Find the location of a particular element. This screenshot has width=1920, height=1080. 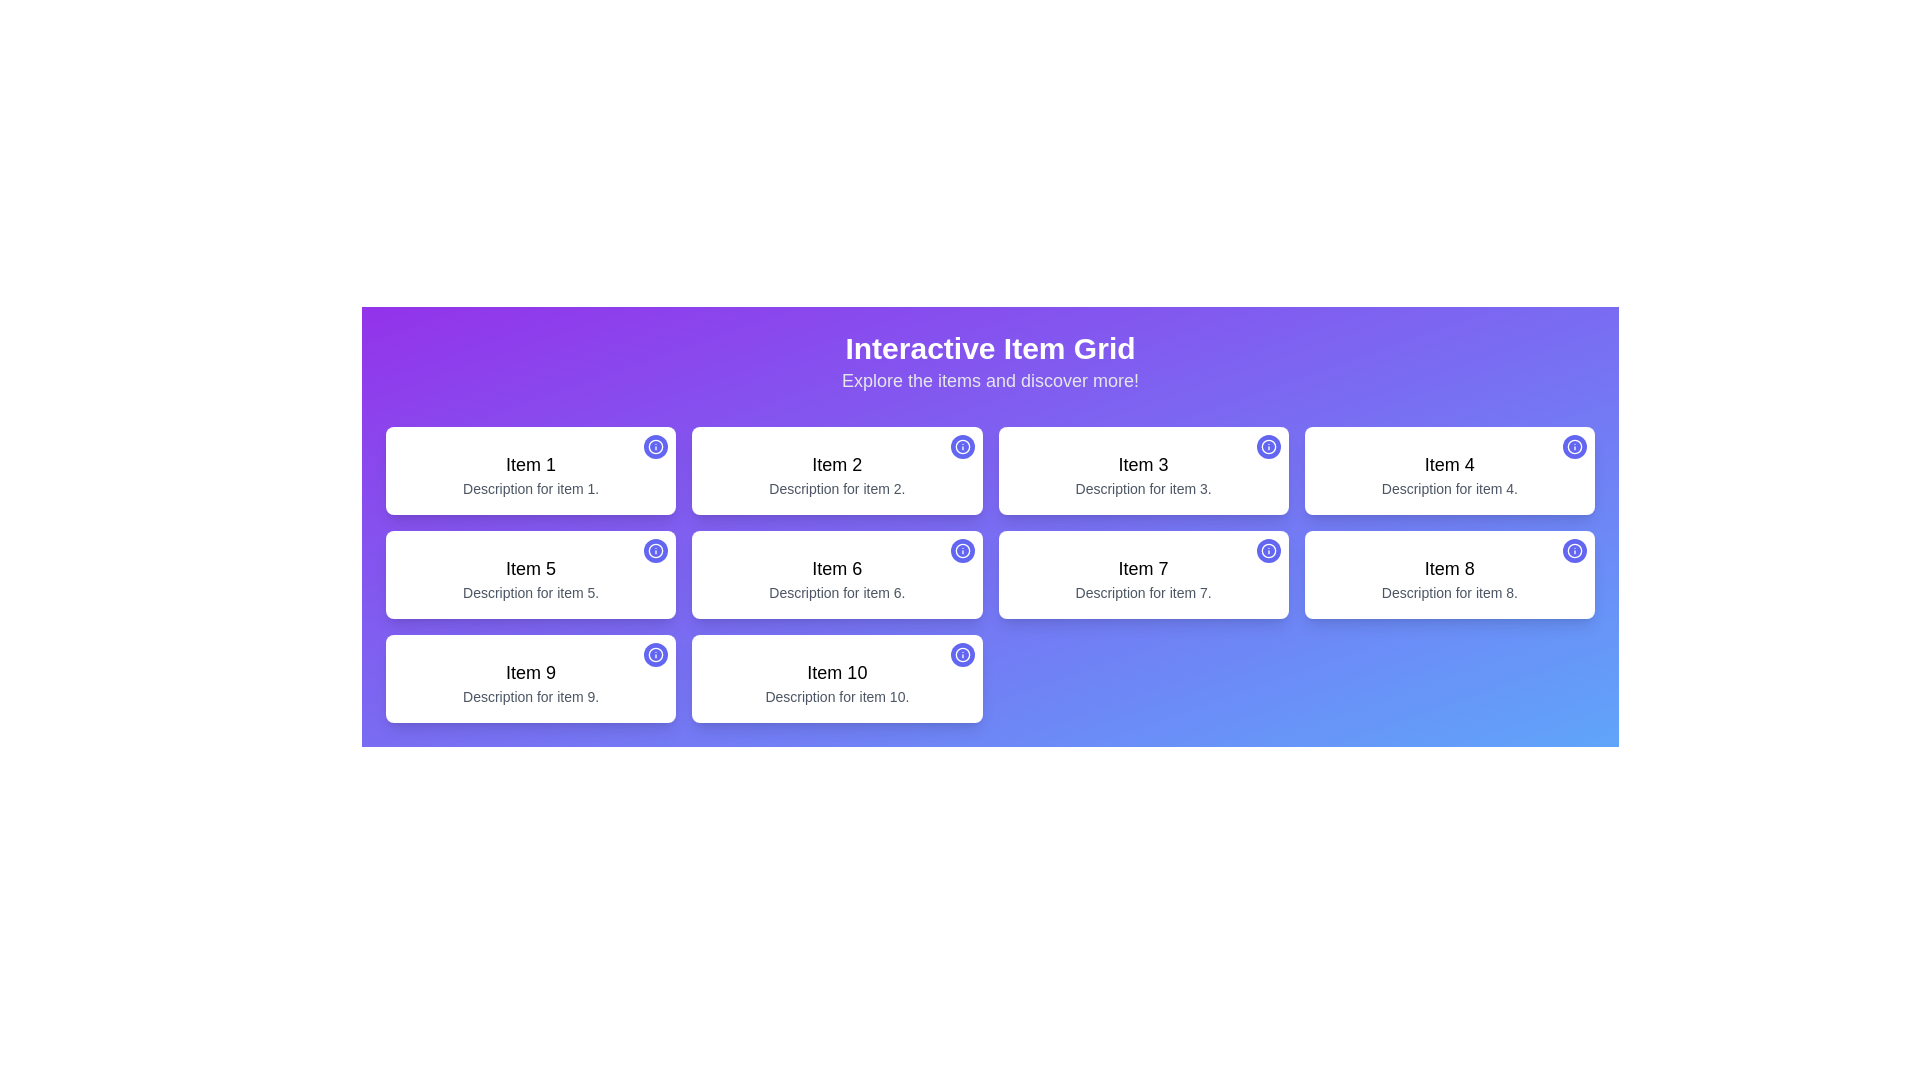

the text label displaying 'Description for item 5.' which is styled in gray and located under the title 'Item 5' in the grid layout is located at coordinates (531, 592).